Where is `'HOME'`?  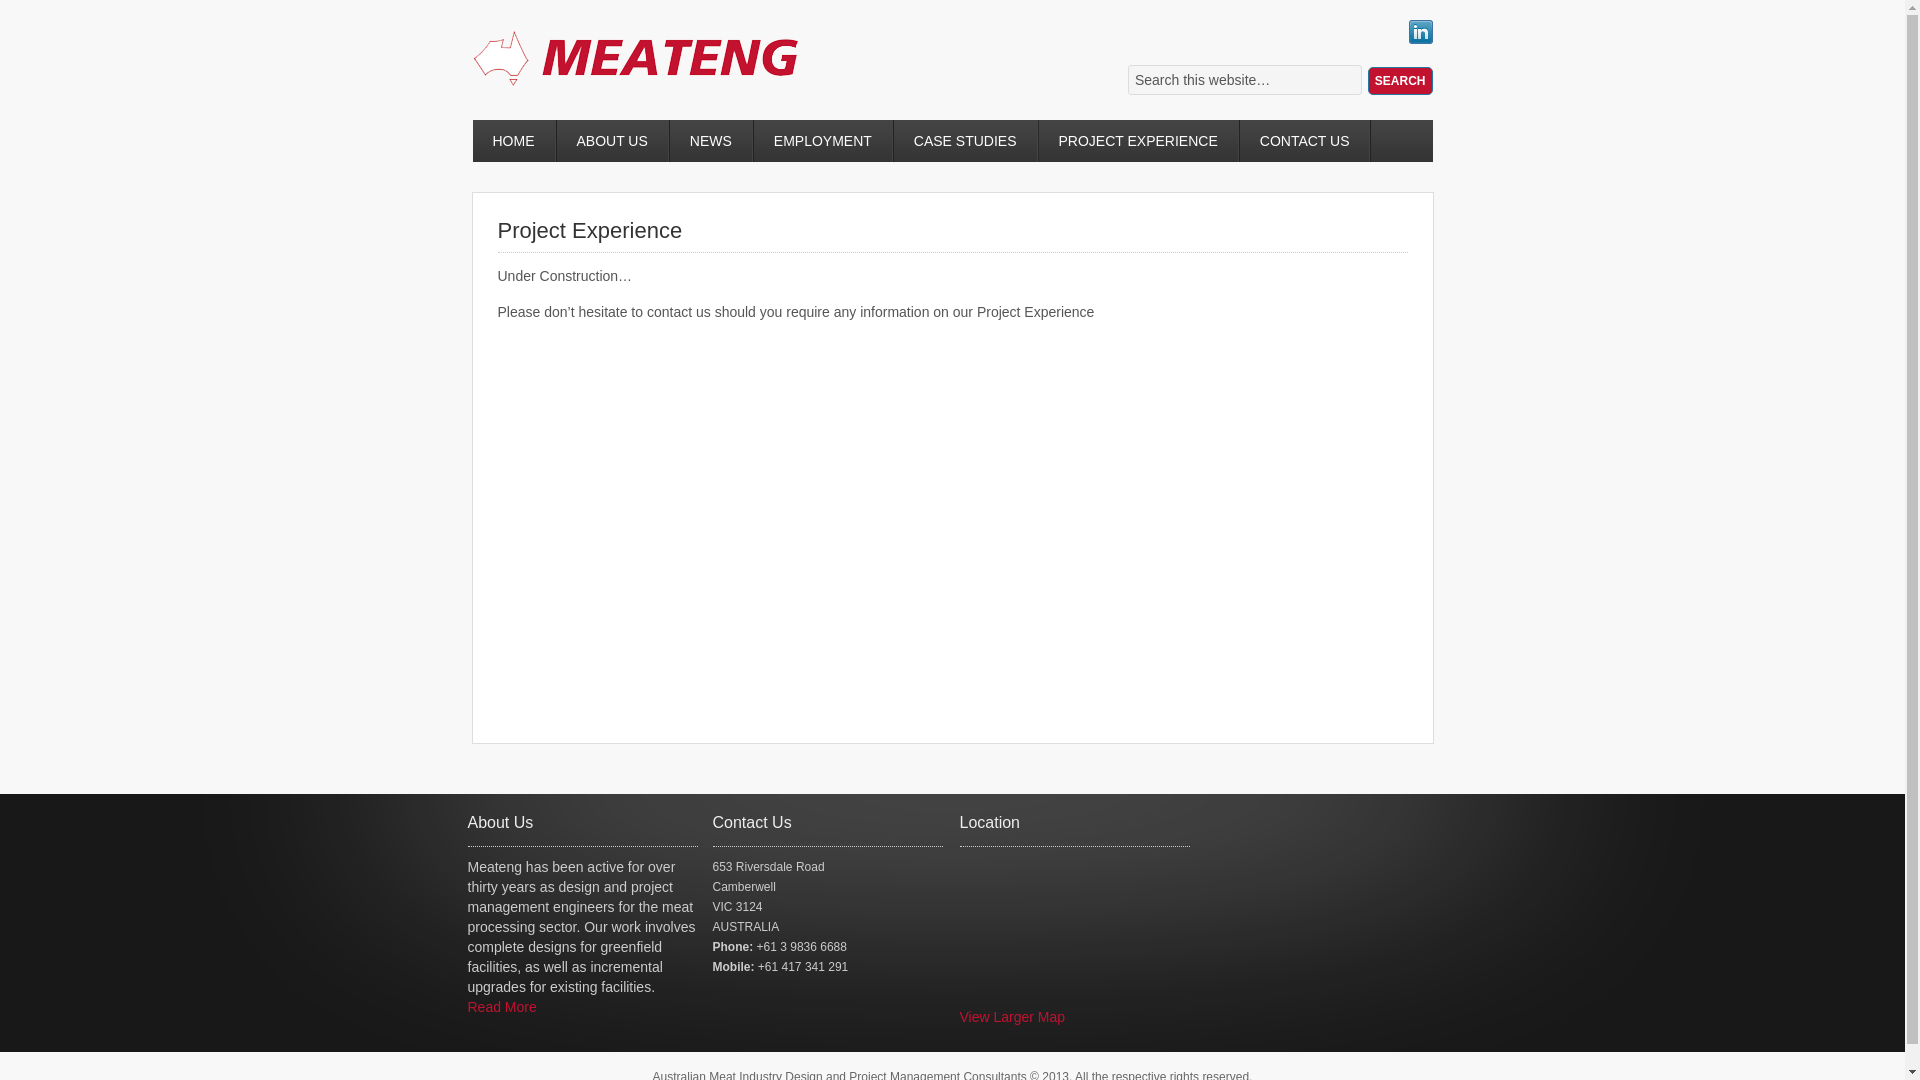
'HOME' is located at coordinates (513, 140).